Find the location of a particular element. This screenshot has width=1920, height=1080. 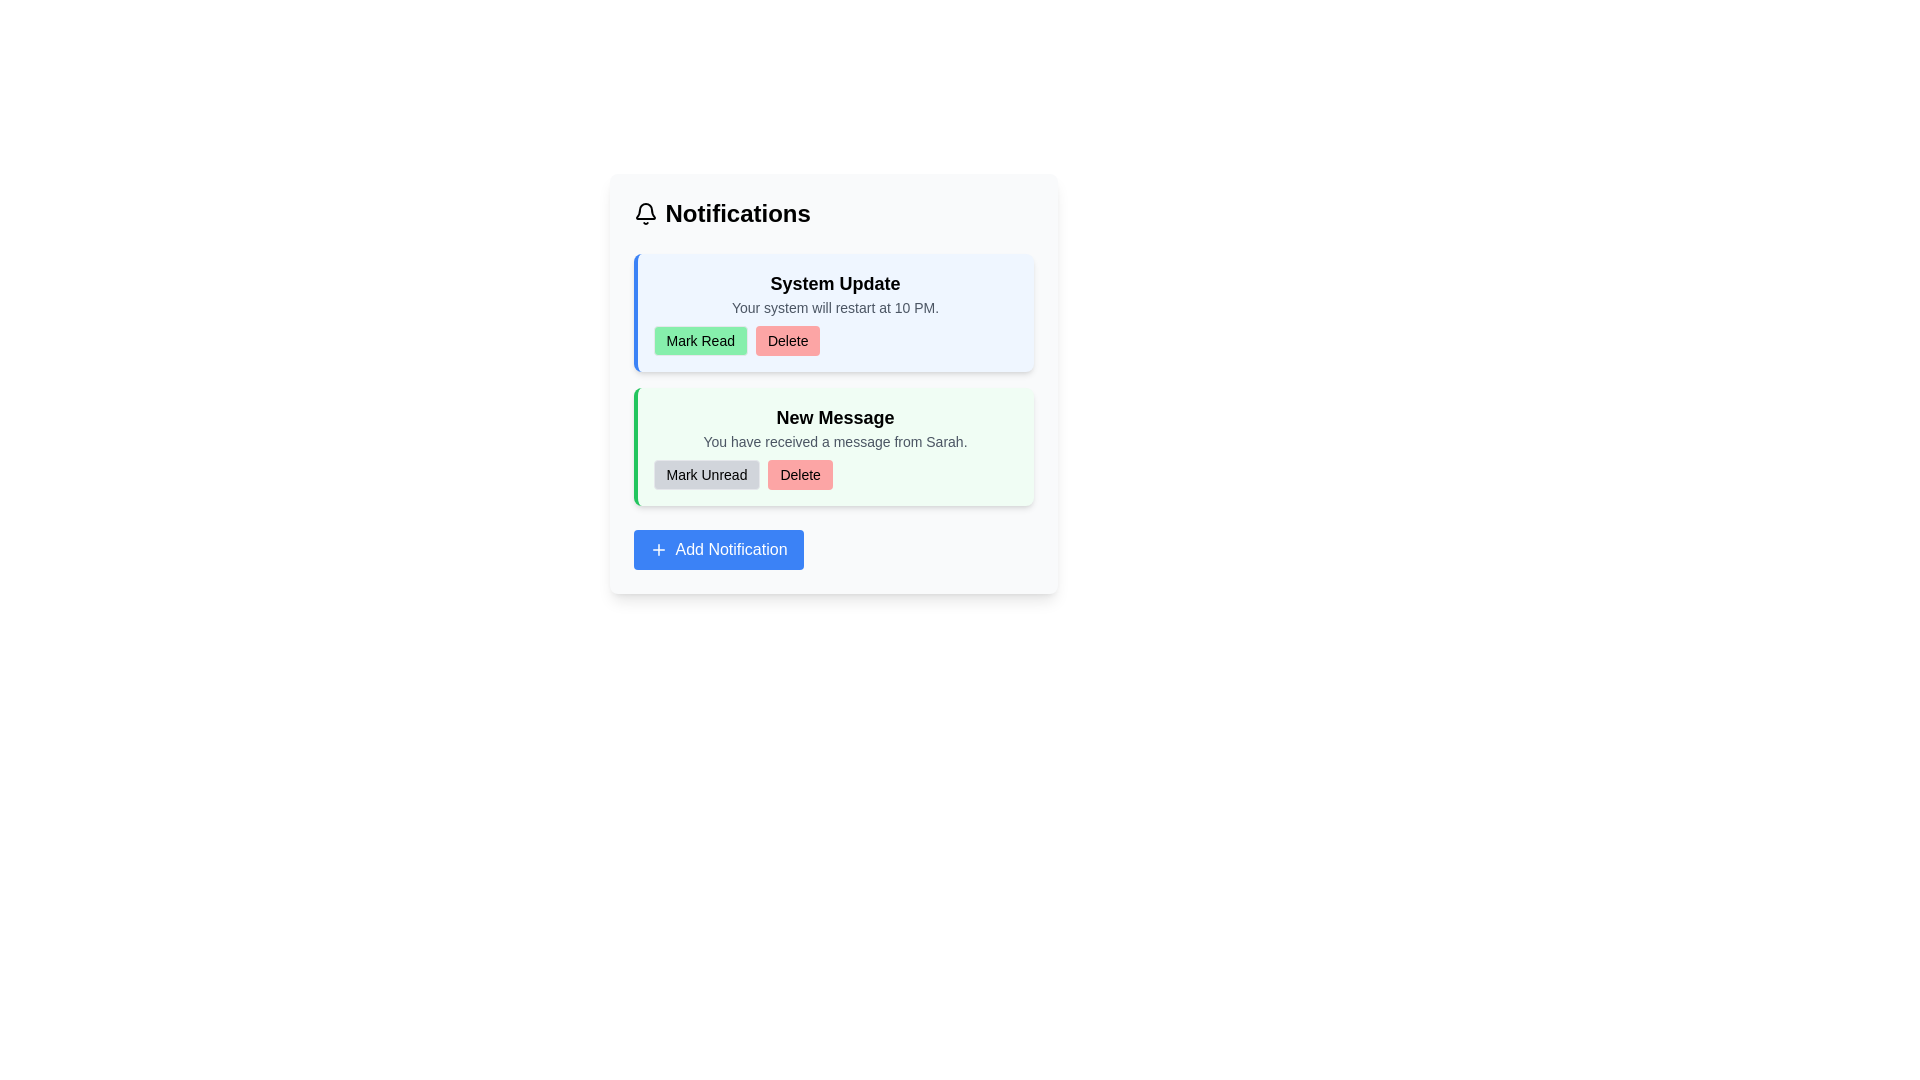

the 'Delete' button in the Action Bar located below the 'System Update' notification is located at coordinates (835, 339).